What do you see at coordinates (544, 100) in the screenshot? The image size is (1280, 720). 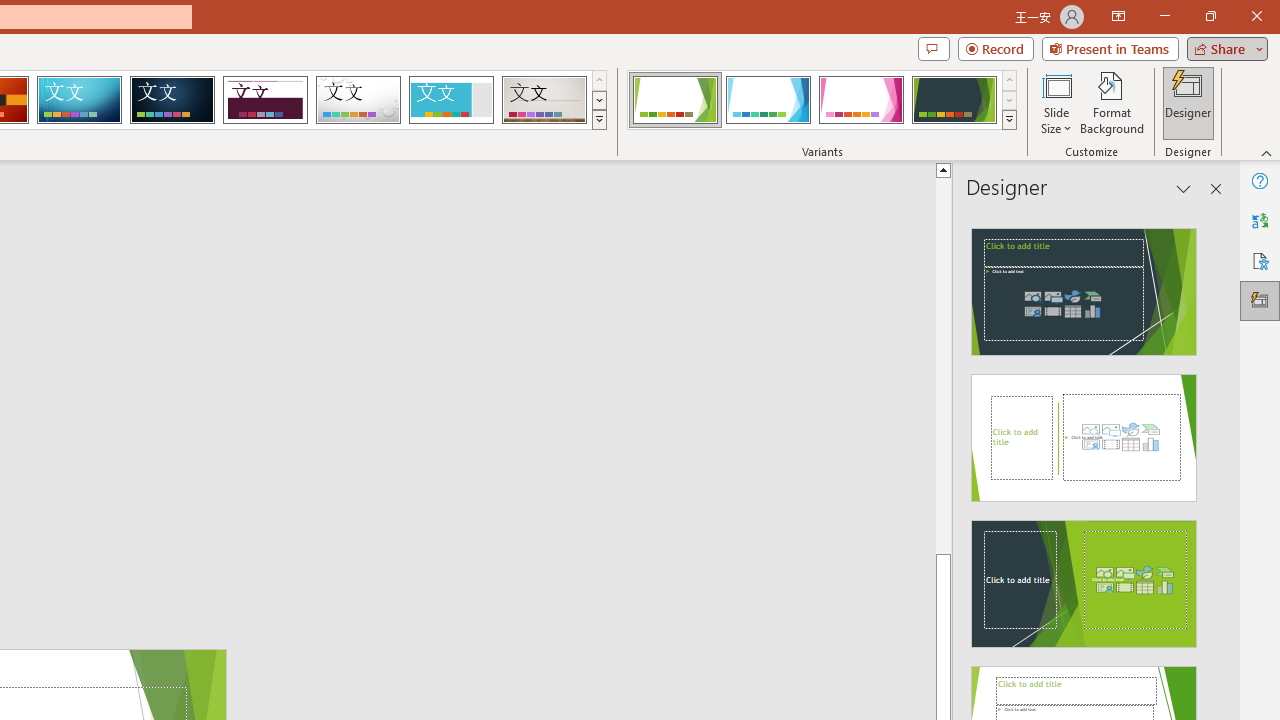 I see `'Gallery'` at bounding box center [544, 100].